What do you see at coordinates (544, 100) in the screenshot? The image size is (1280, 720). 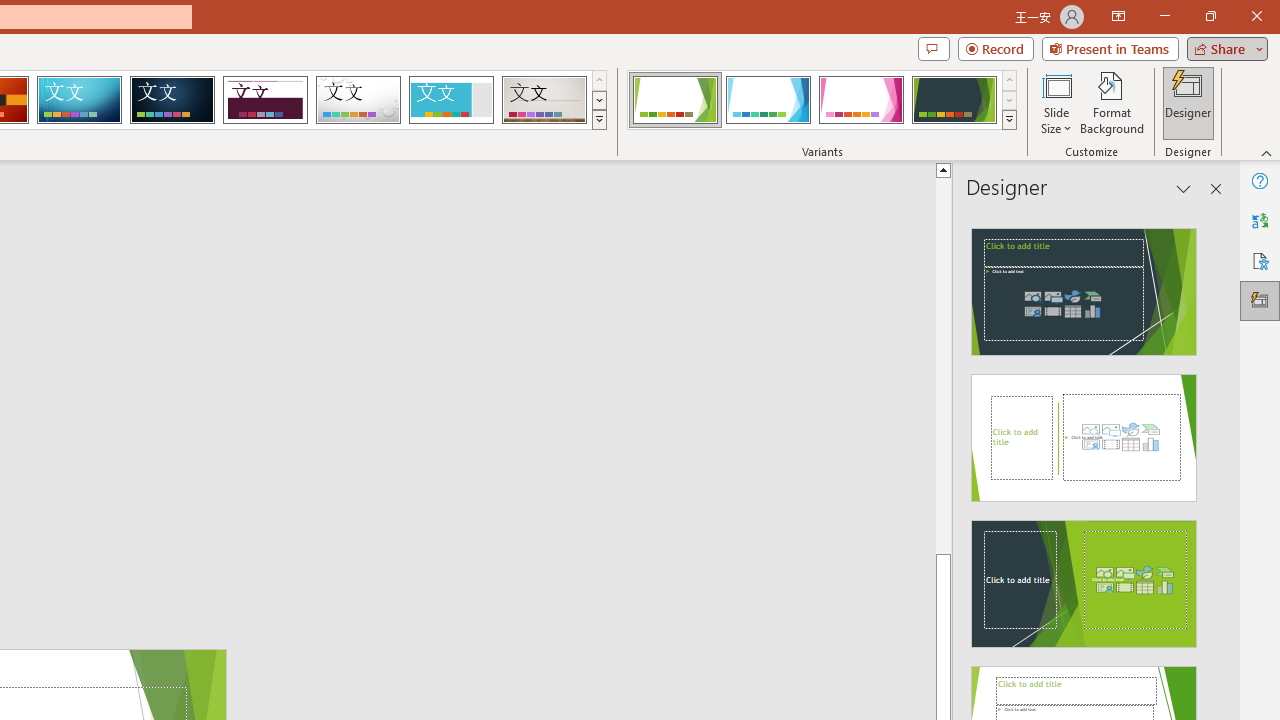 I see `'Gallery'` at bounding box center [544, 100].